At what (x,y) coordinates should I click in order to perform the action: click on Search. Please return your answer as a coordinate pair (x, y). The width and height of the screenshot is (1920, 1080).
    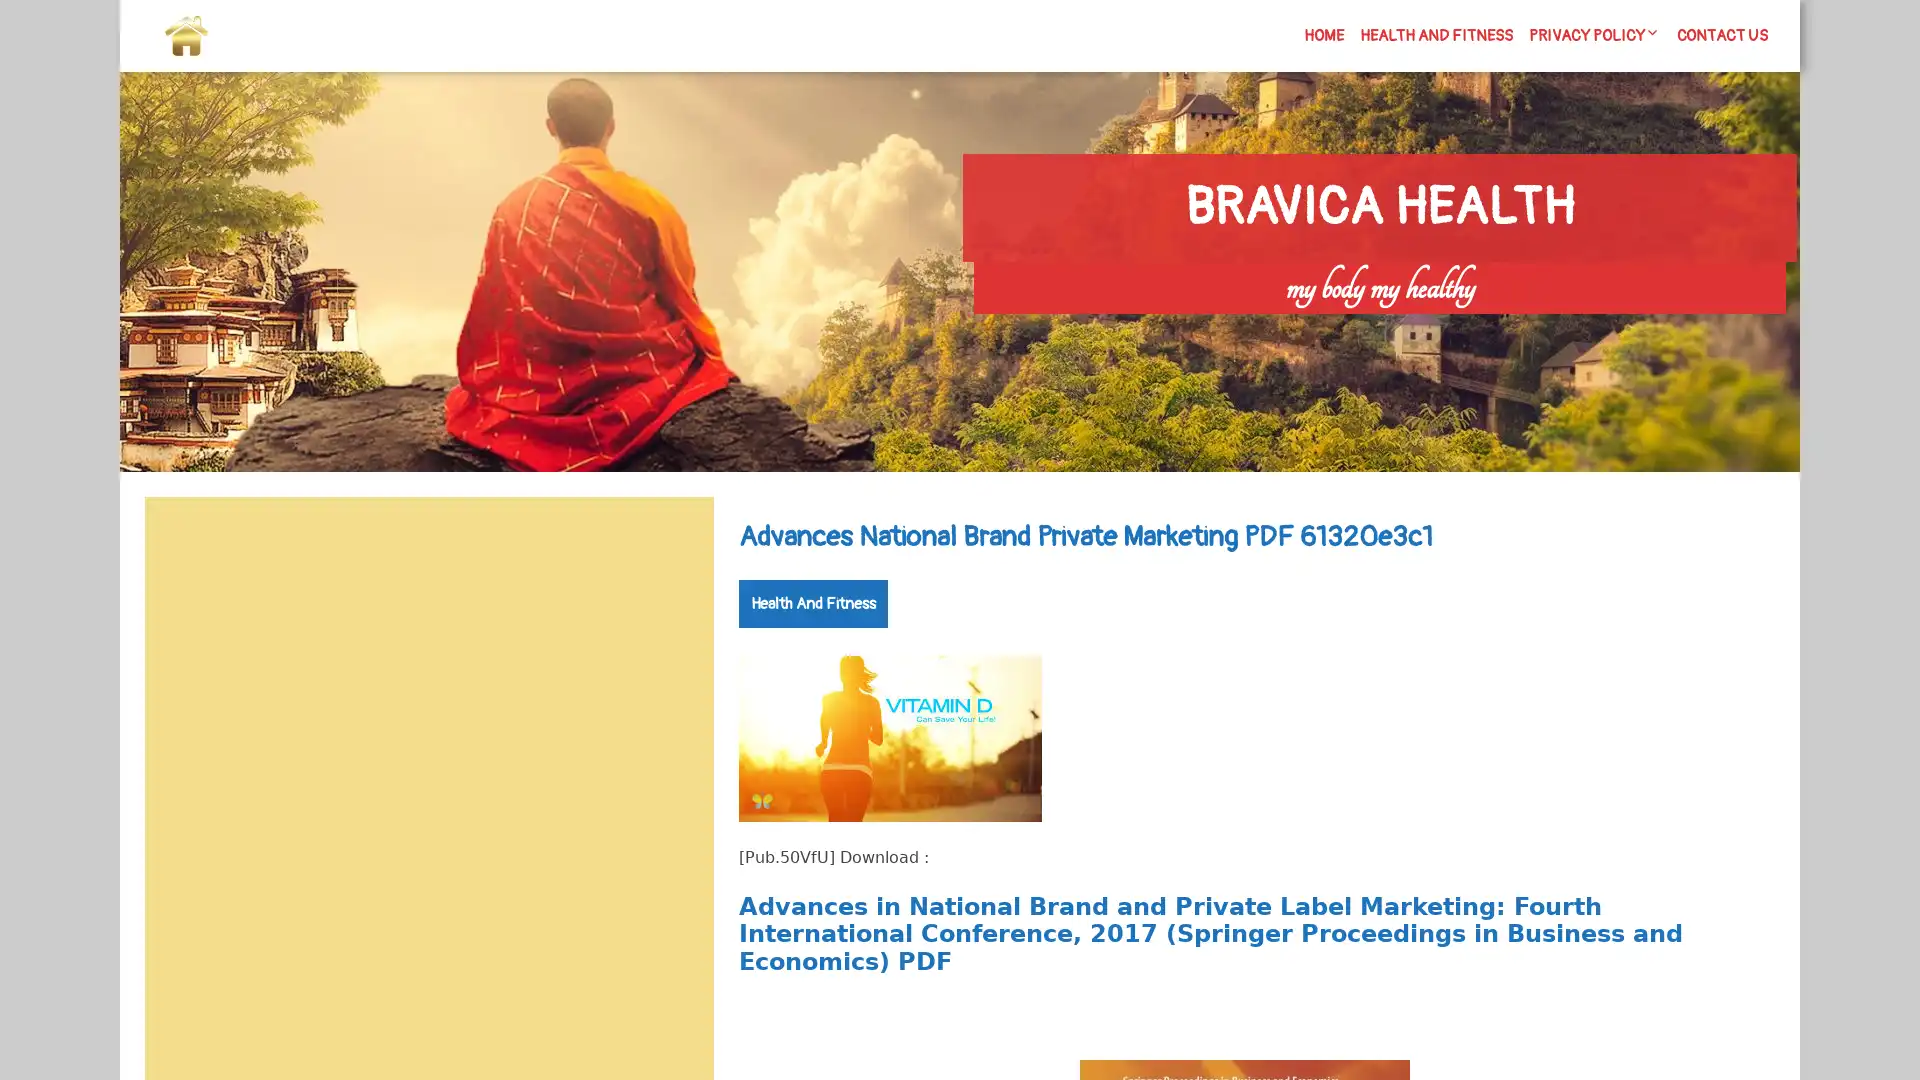
    Looking at the image, I should click on (1557, 327).